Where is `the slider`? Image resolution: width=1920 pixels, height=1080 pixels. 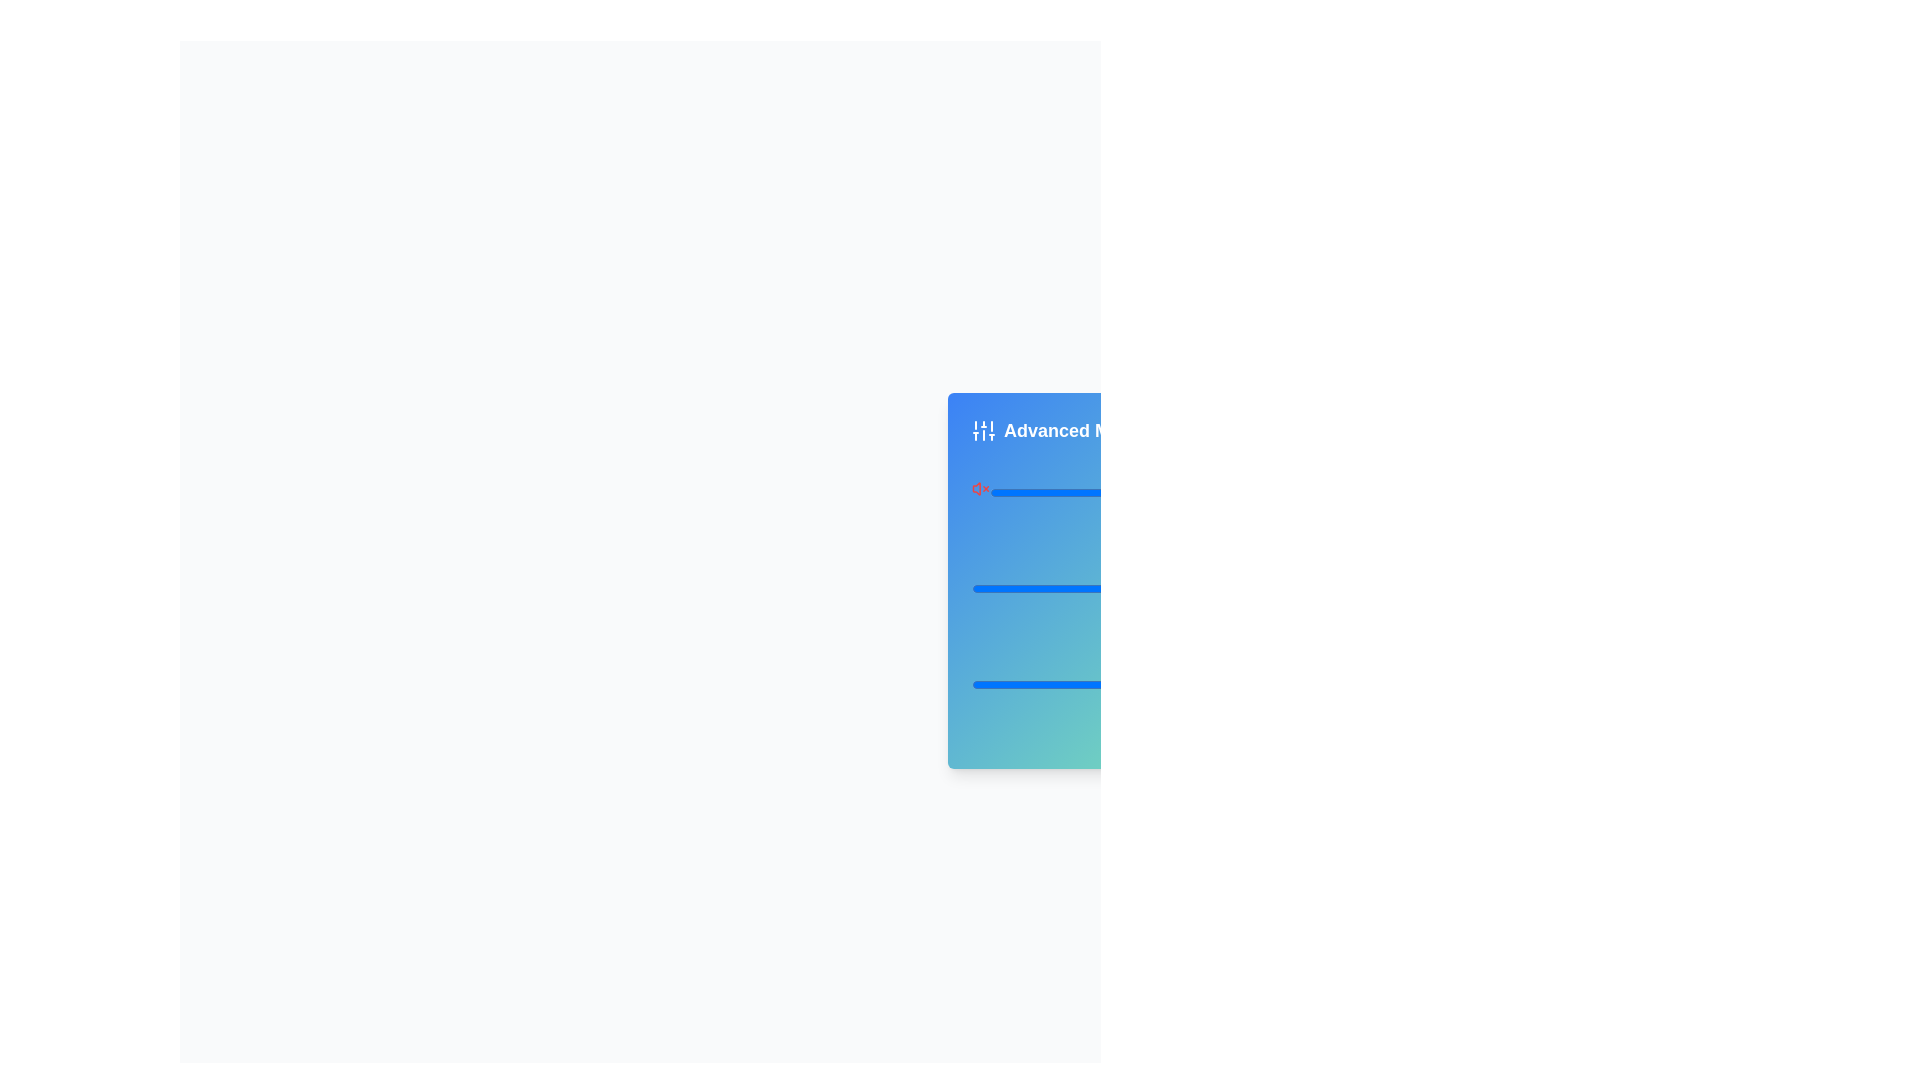 the slider is located at coordinates (998, 493).